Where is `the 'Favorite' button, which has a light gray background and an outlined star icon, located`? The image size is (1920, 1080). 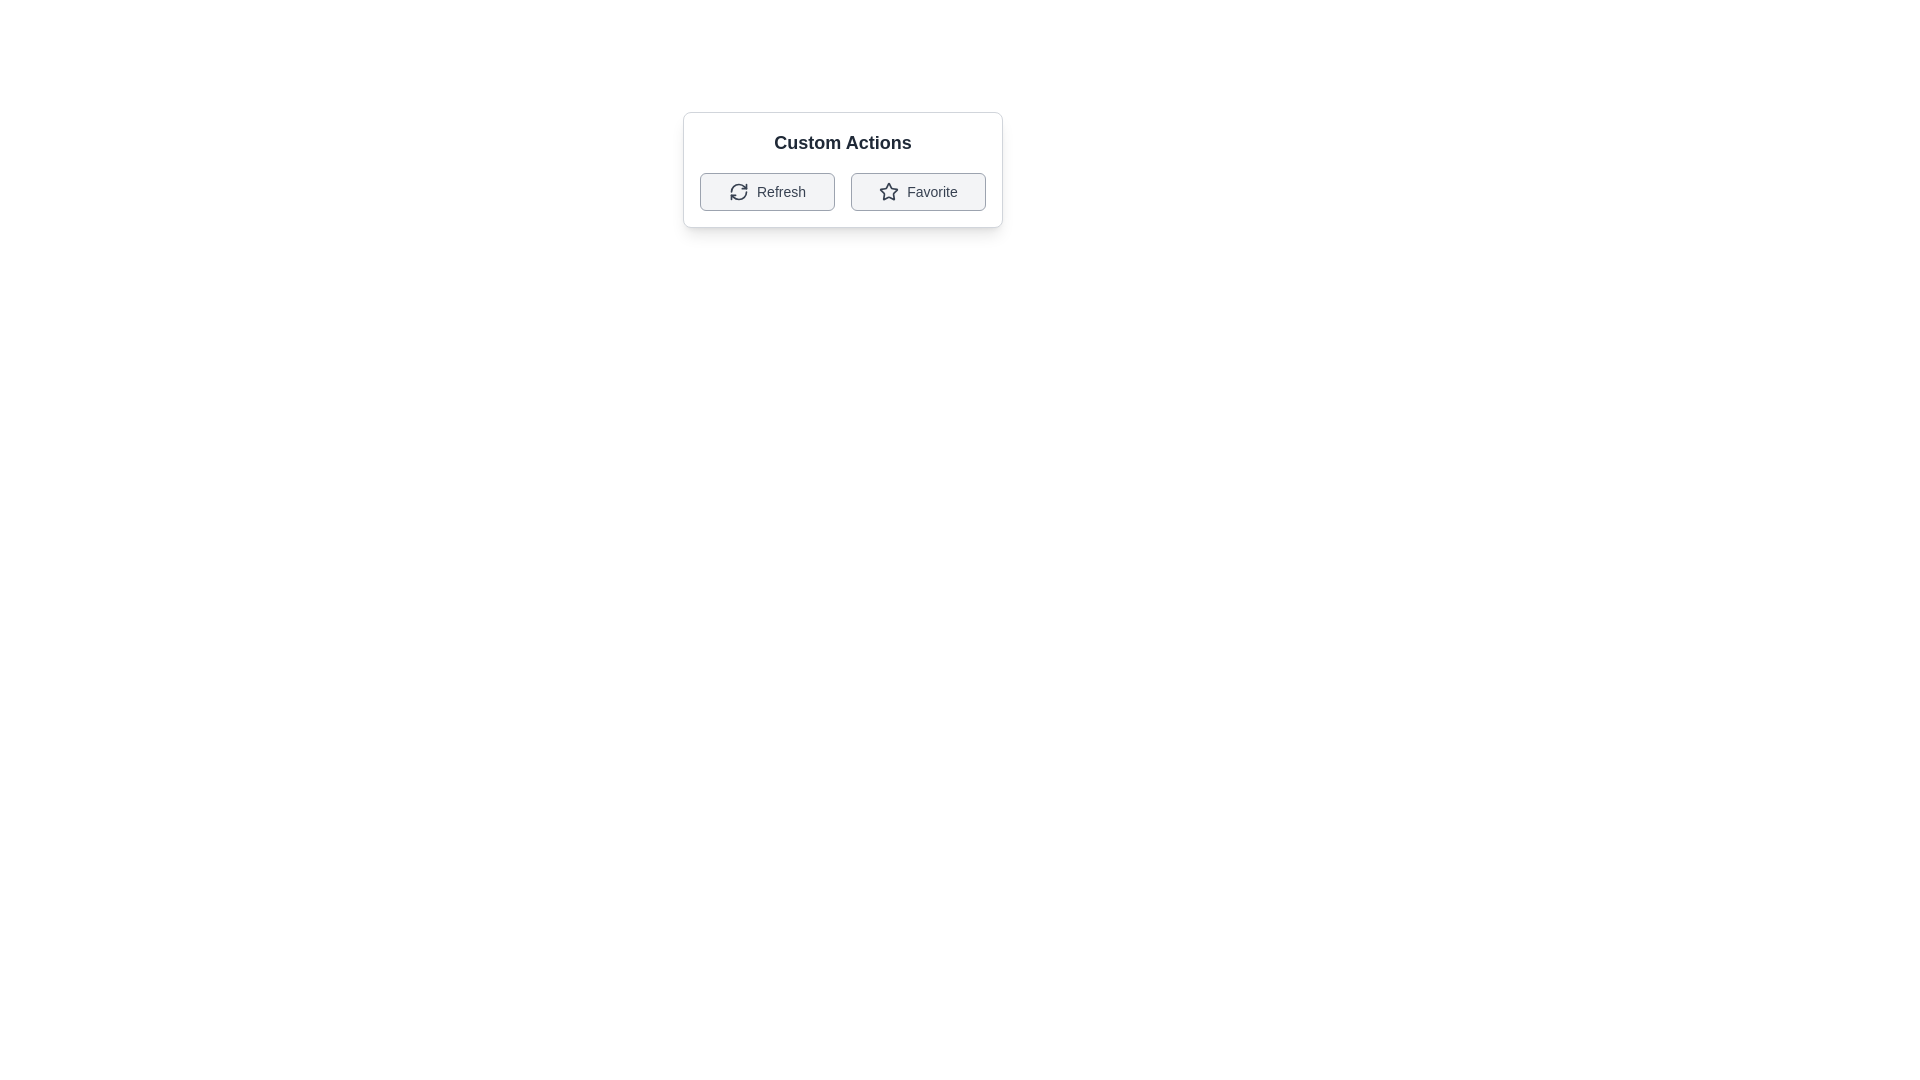
the 'Favorite' button, which has a light gray background and an outlined star icon, located is located at coordinates (917, 192).